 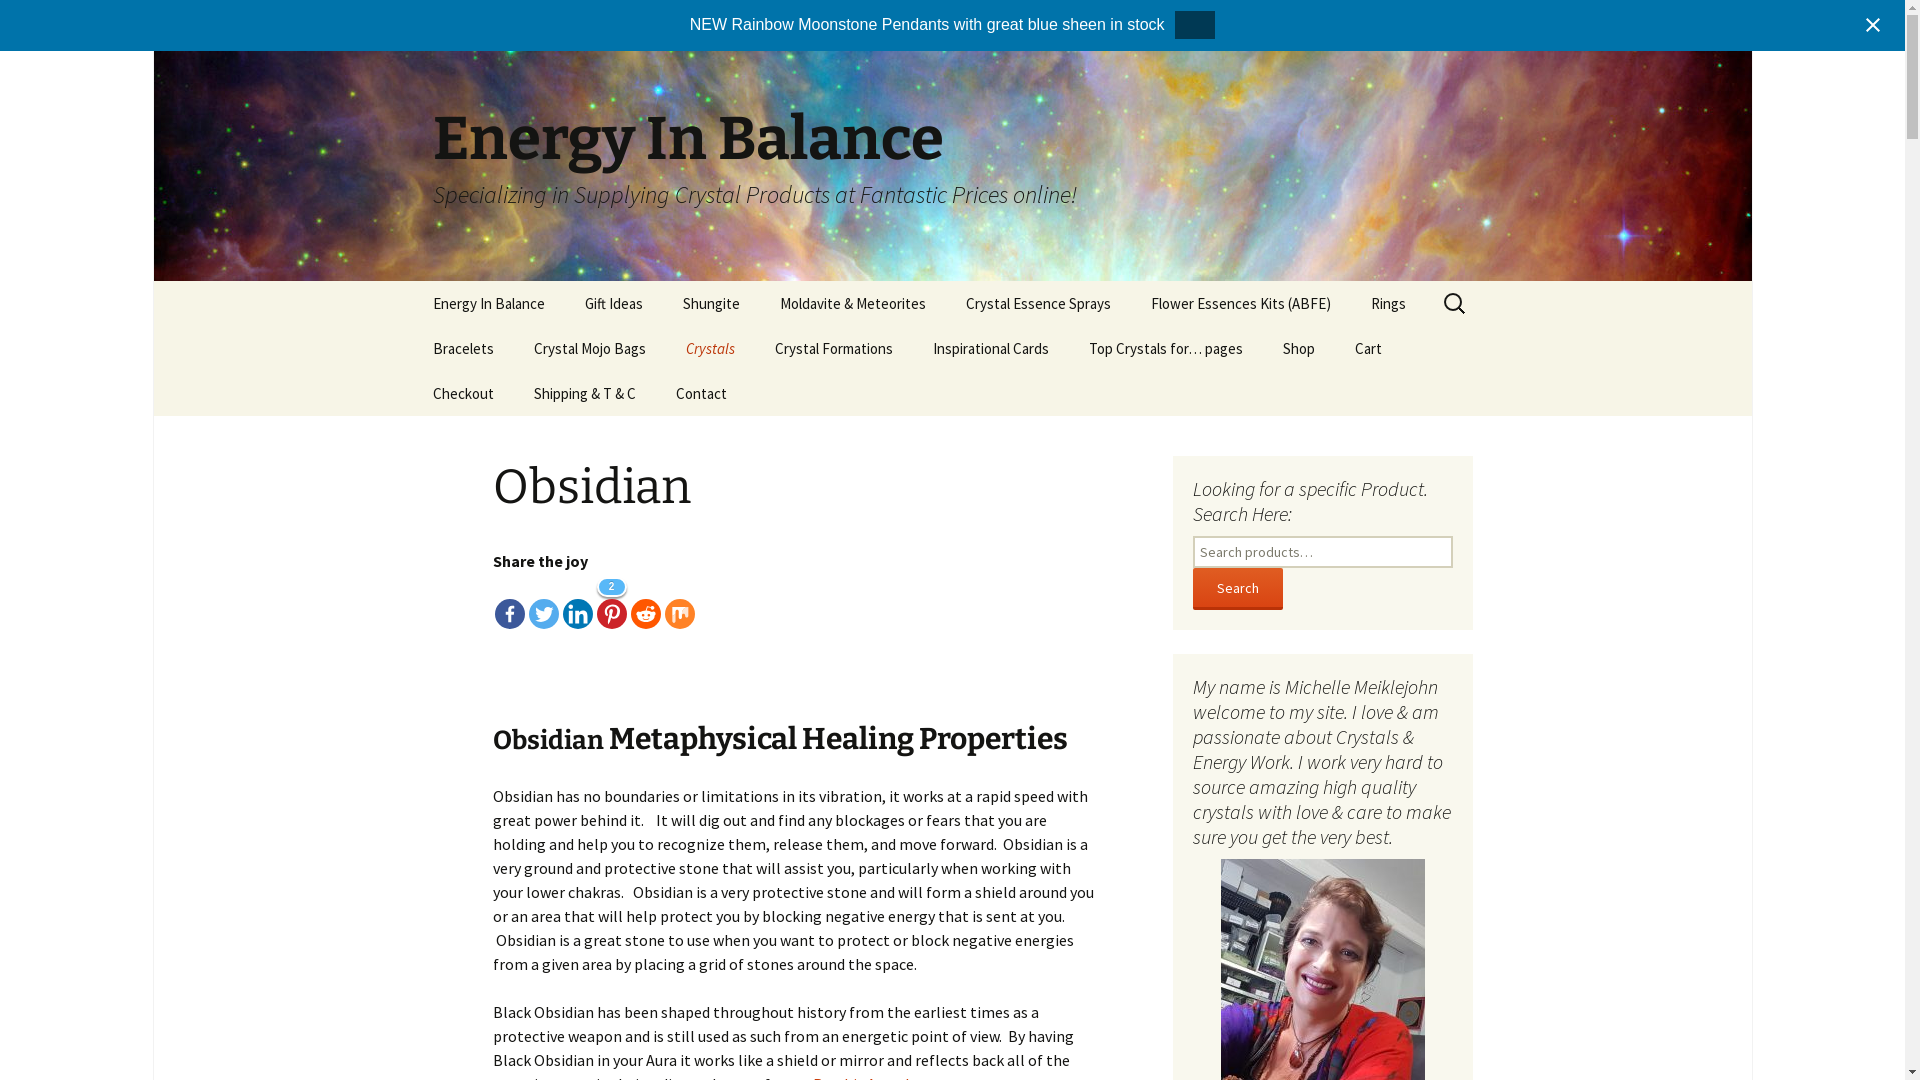 What do you see at coordinates (488, 303) in the screenshot?
I see `'Energy In Balance'` at bounding box center [488, 303].